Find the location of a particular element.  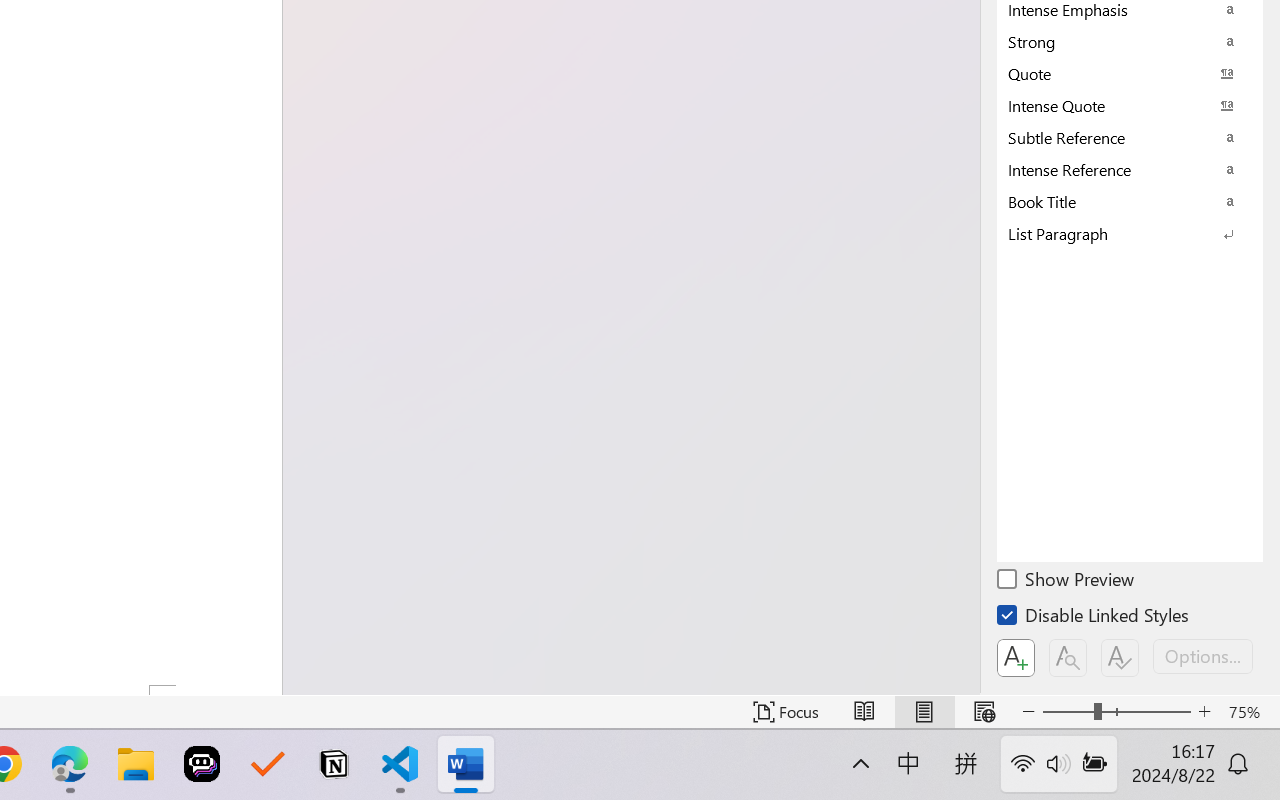

'Options...' is located at coordinates (1202, 655).